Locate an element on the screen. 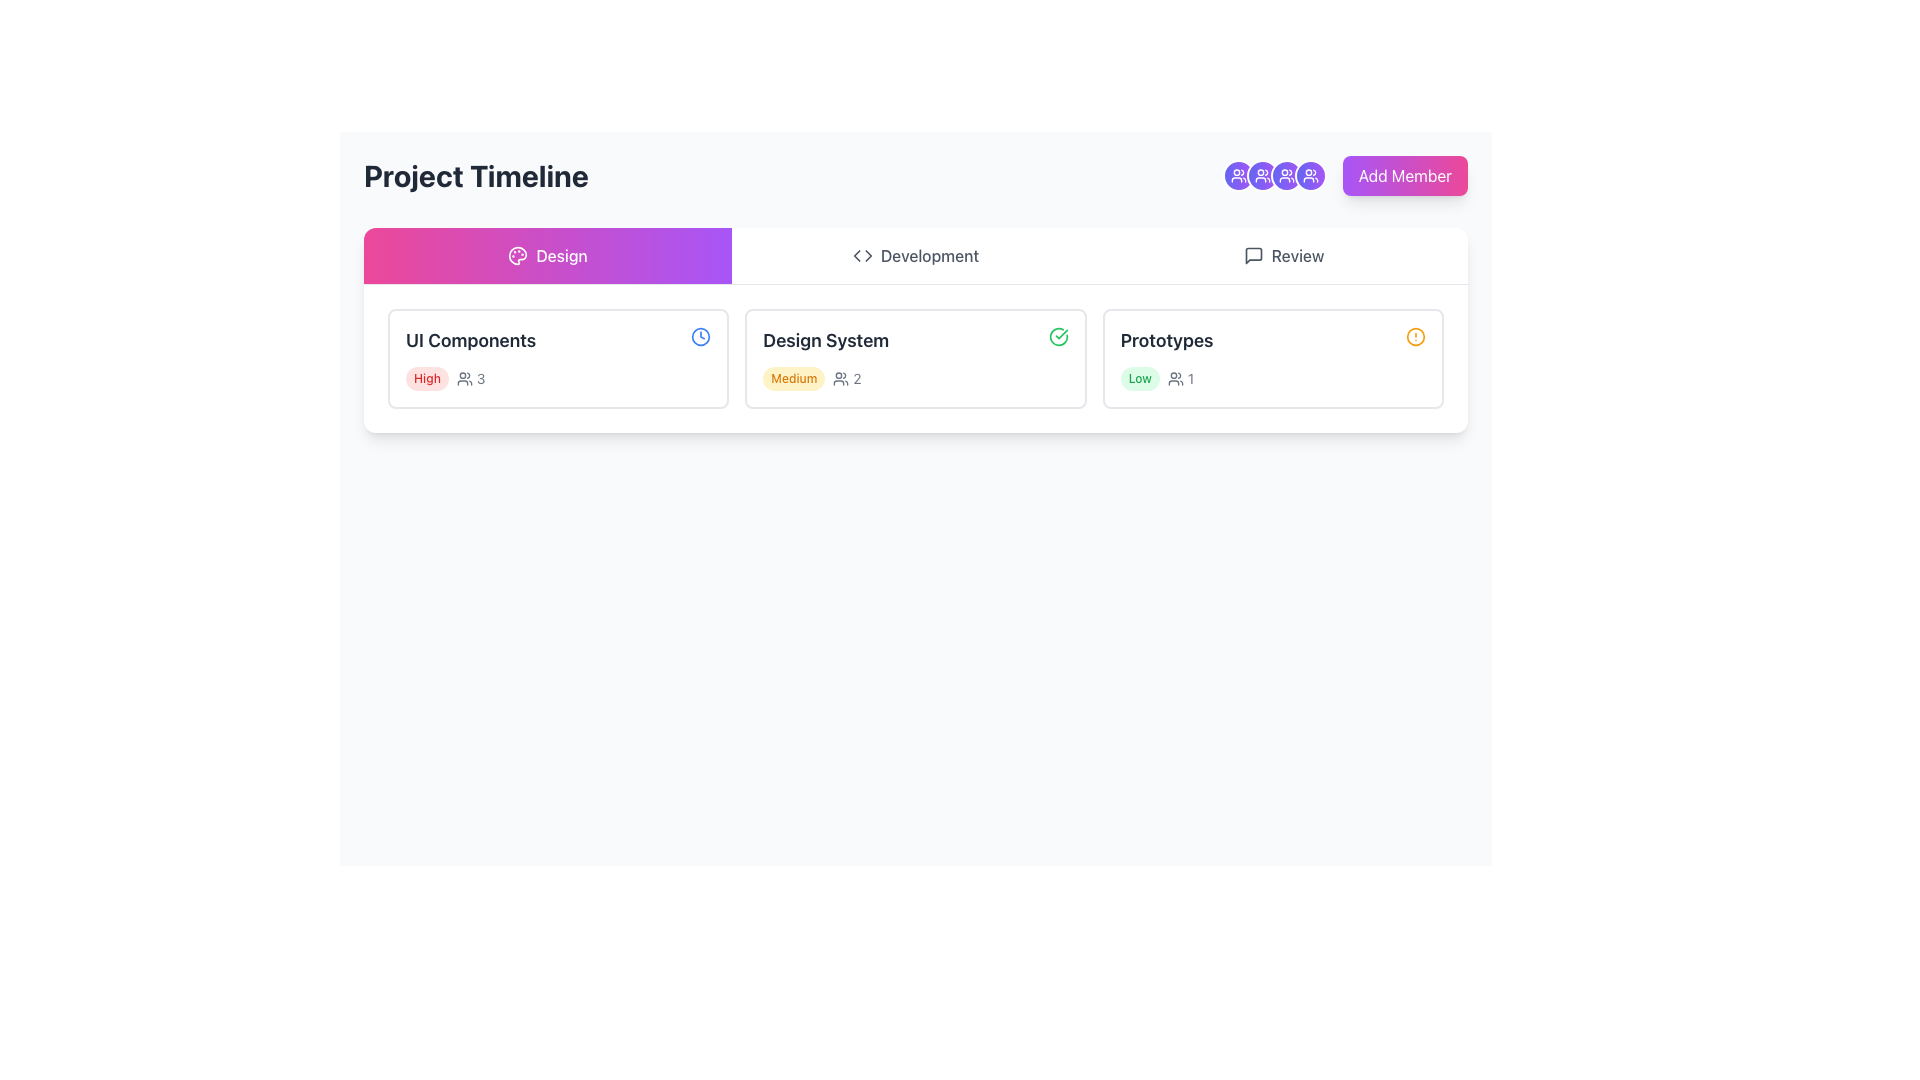 The image size is (1920, 1080). Image icon representing the 'Design' section, which is located adjacent to the 'Design' label in the navigation bar is located at coordinates (518, 254).